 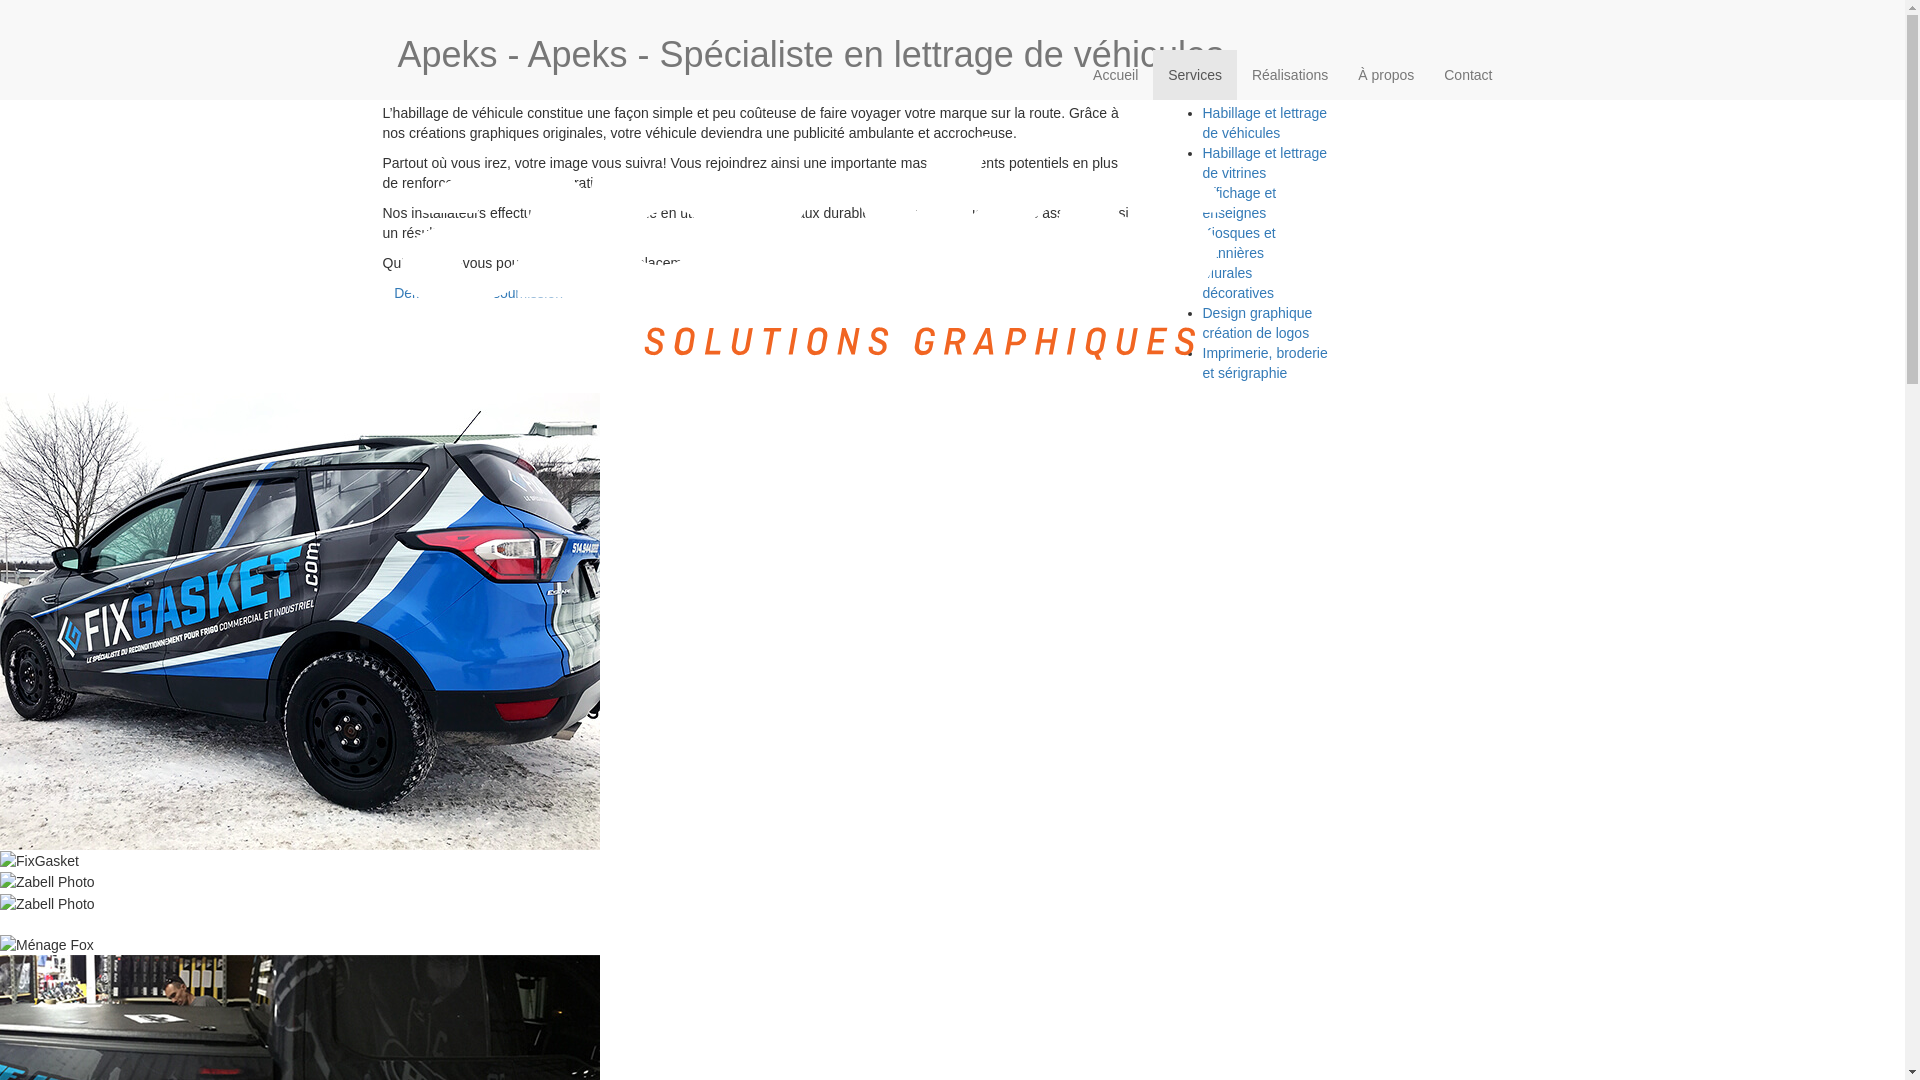 What do you see at coordinates (1263, 161) in the screenshot?
I see `'Habillage et lettrage` at bounding box center [1263, 161].